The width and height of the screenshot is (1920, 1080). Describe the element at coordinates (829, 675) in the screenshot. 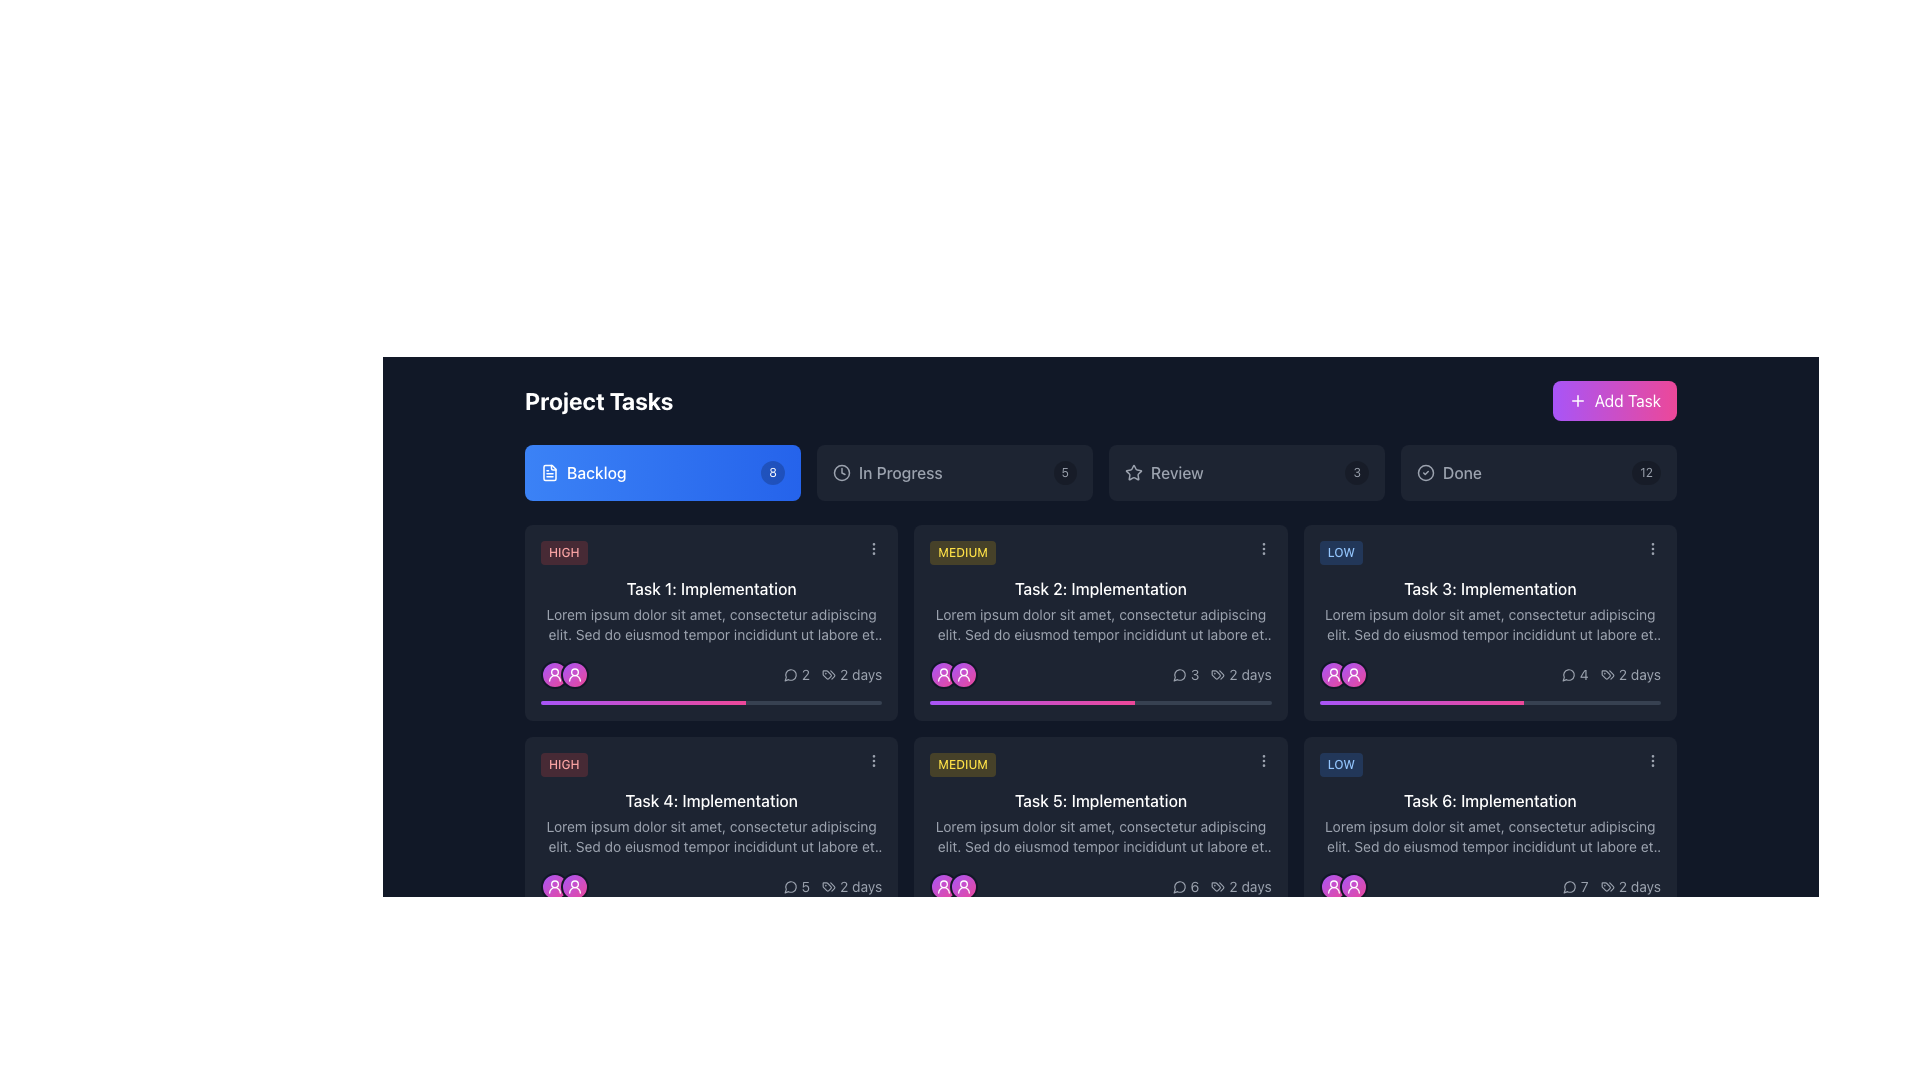

I see `the icon that represents tags or labels associated with the task card, located to the left of the textual label '2 days' in the bottom-right corner of the task card` at that location.